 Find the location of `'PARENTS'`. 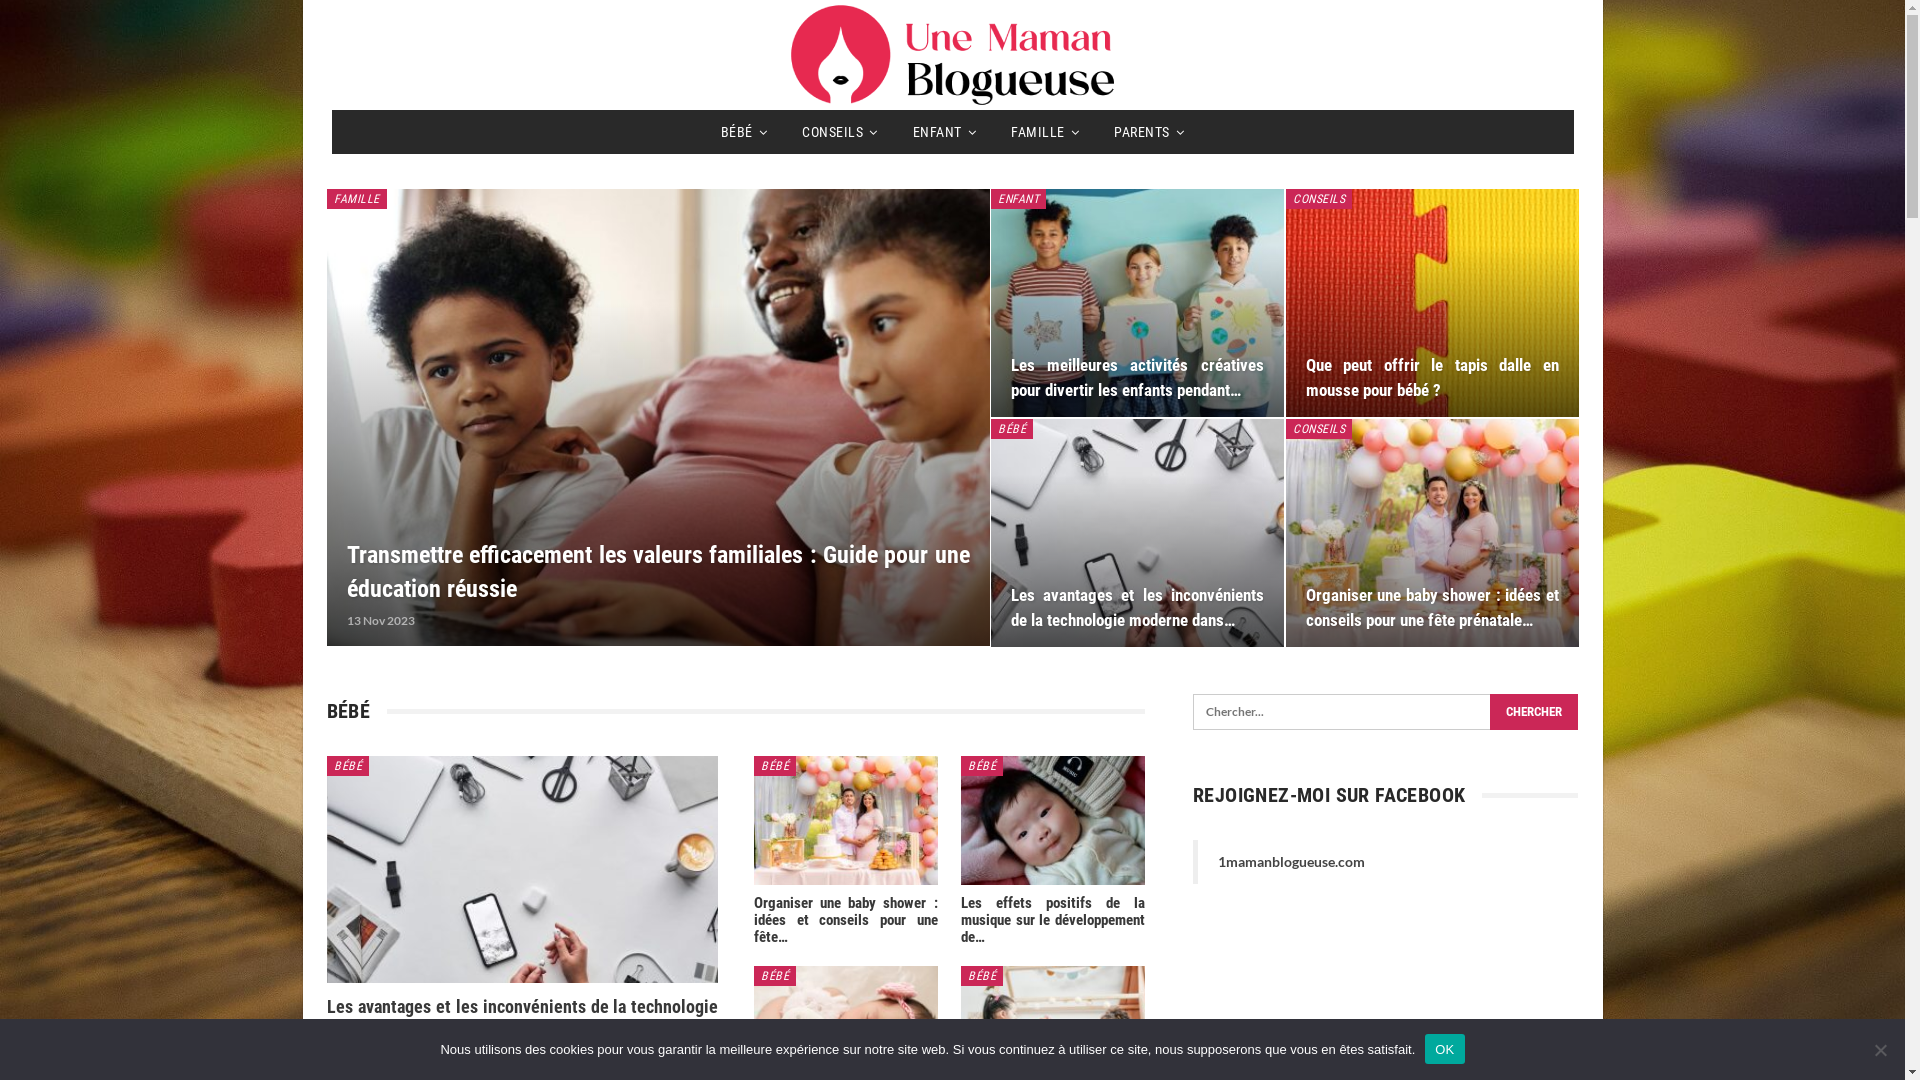

'PARENTS' is located at coordinates (1148, 131).